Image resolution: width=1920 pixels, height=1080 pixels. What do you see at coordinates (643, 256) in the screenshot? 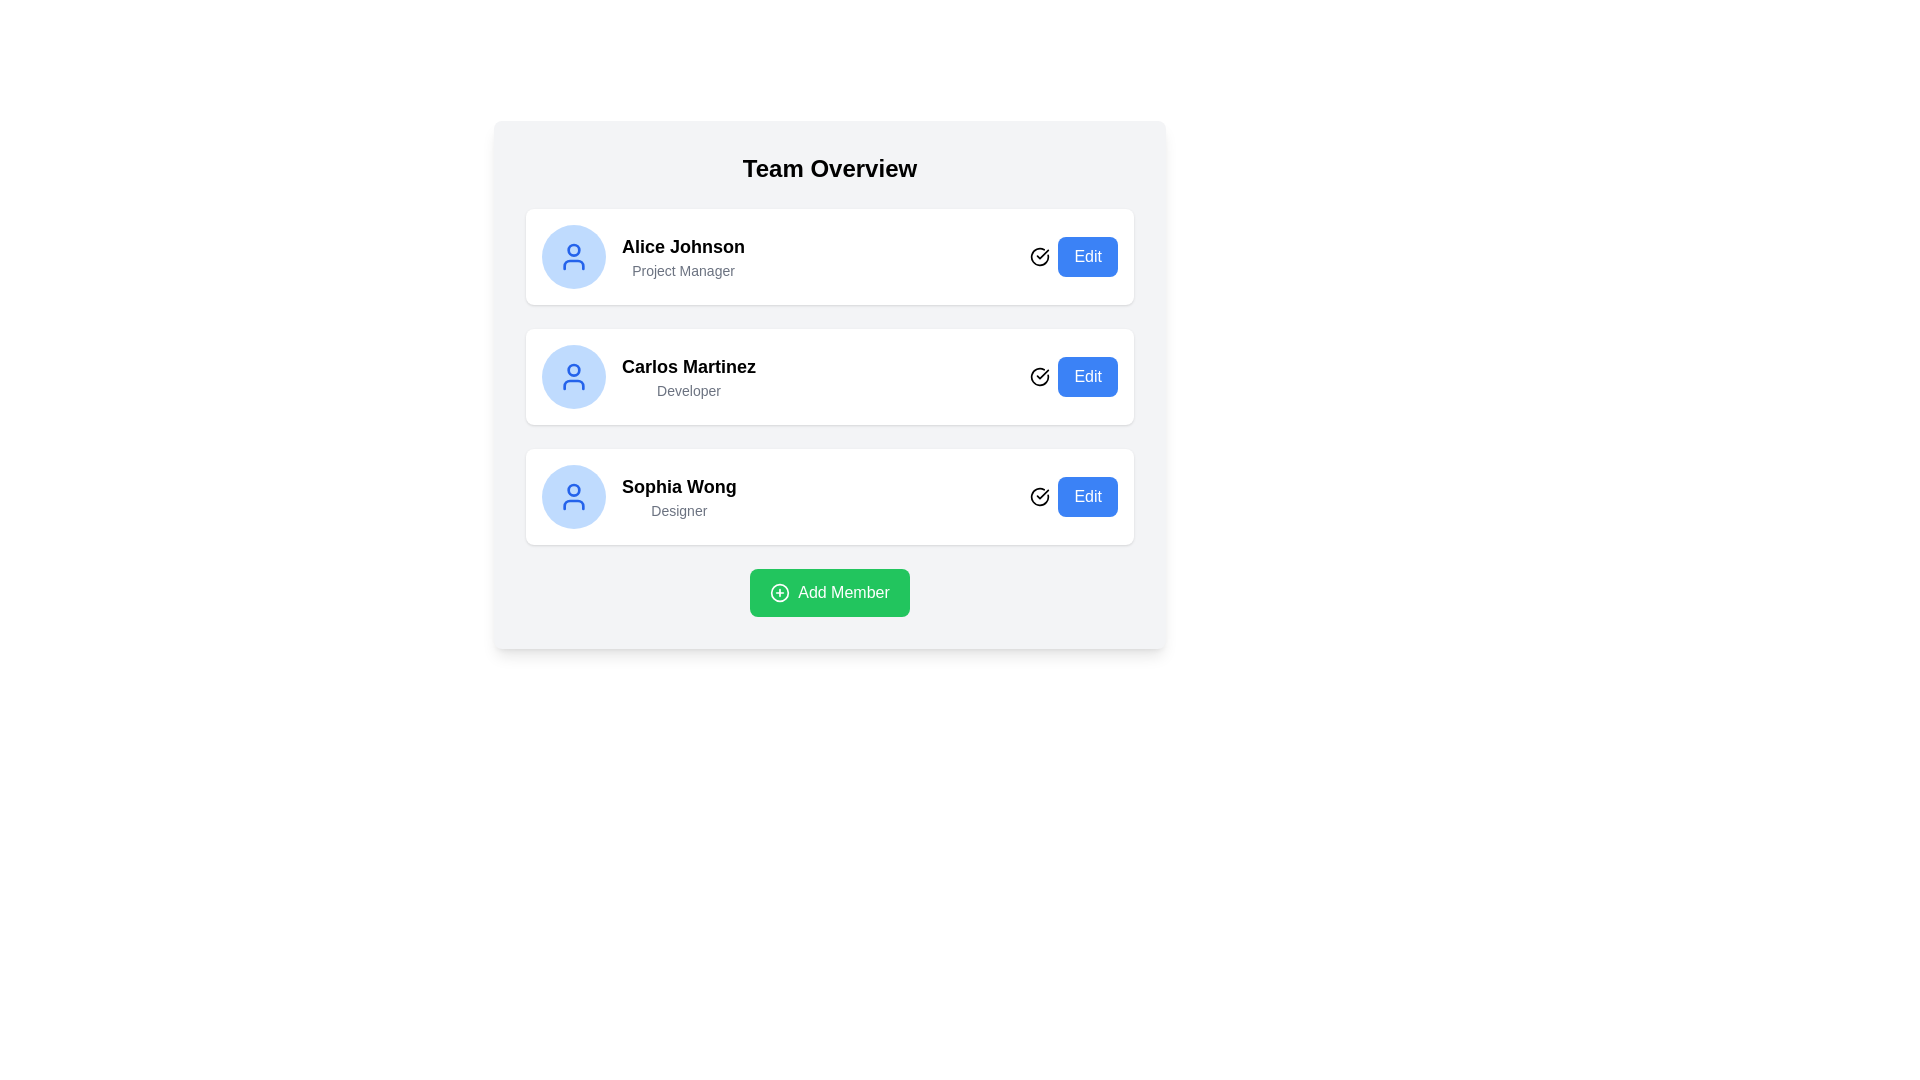
I see `the 'Alice Johnson' text in the Profile display card` at bounding box center [643, 256].